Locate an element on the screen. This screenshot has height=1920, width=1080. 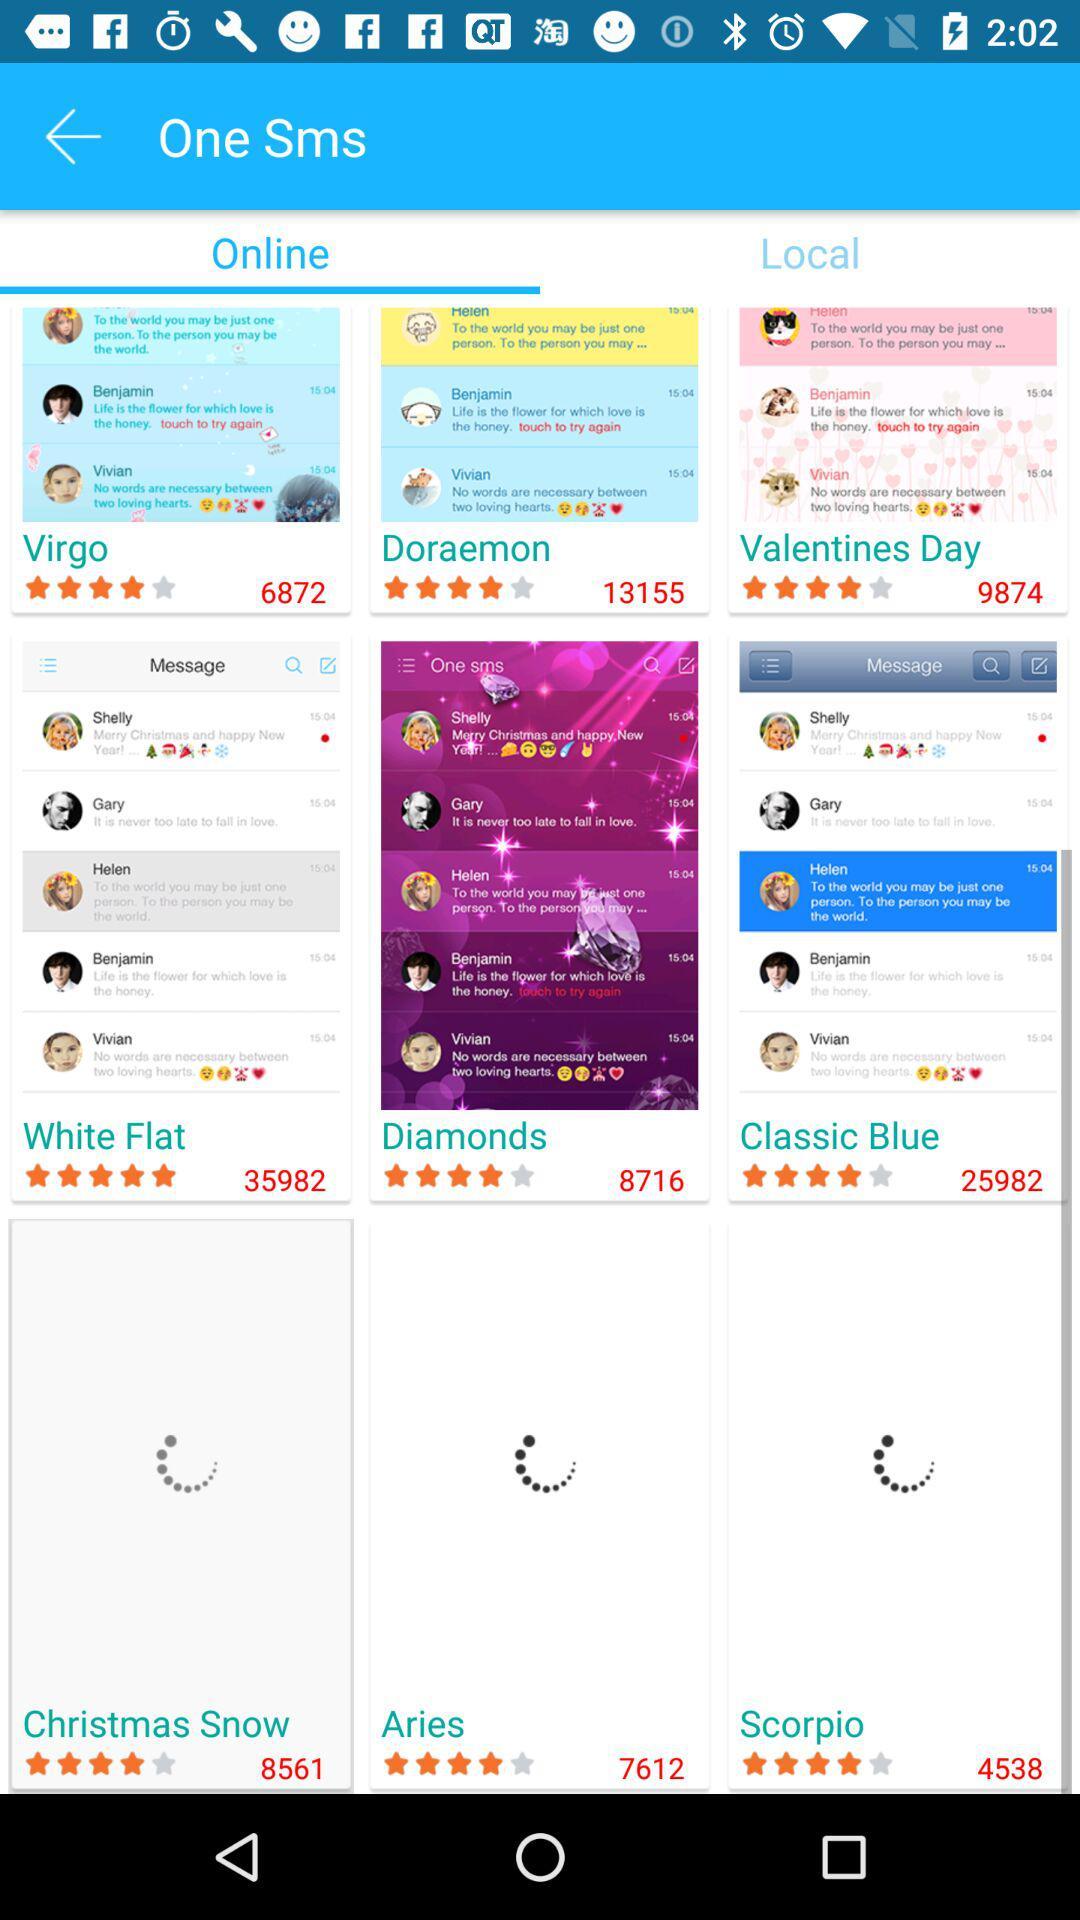
app to the left of one sms icon is located at coordinates (72, 135).